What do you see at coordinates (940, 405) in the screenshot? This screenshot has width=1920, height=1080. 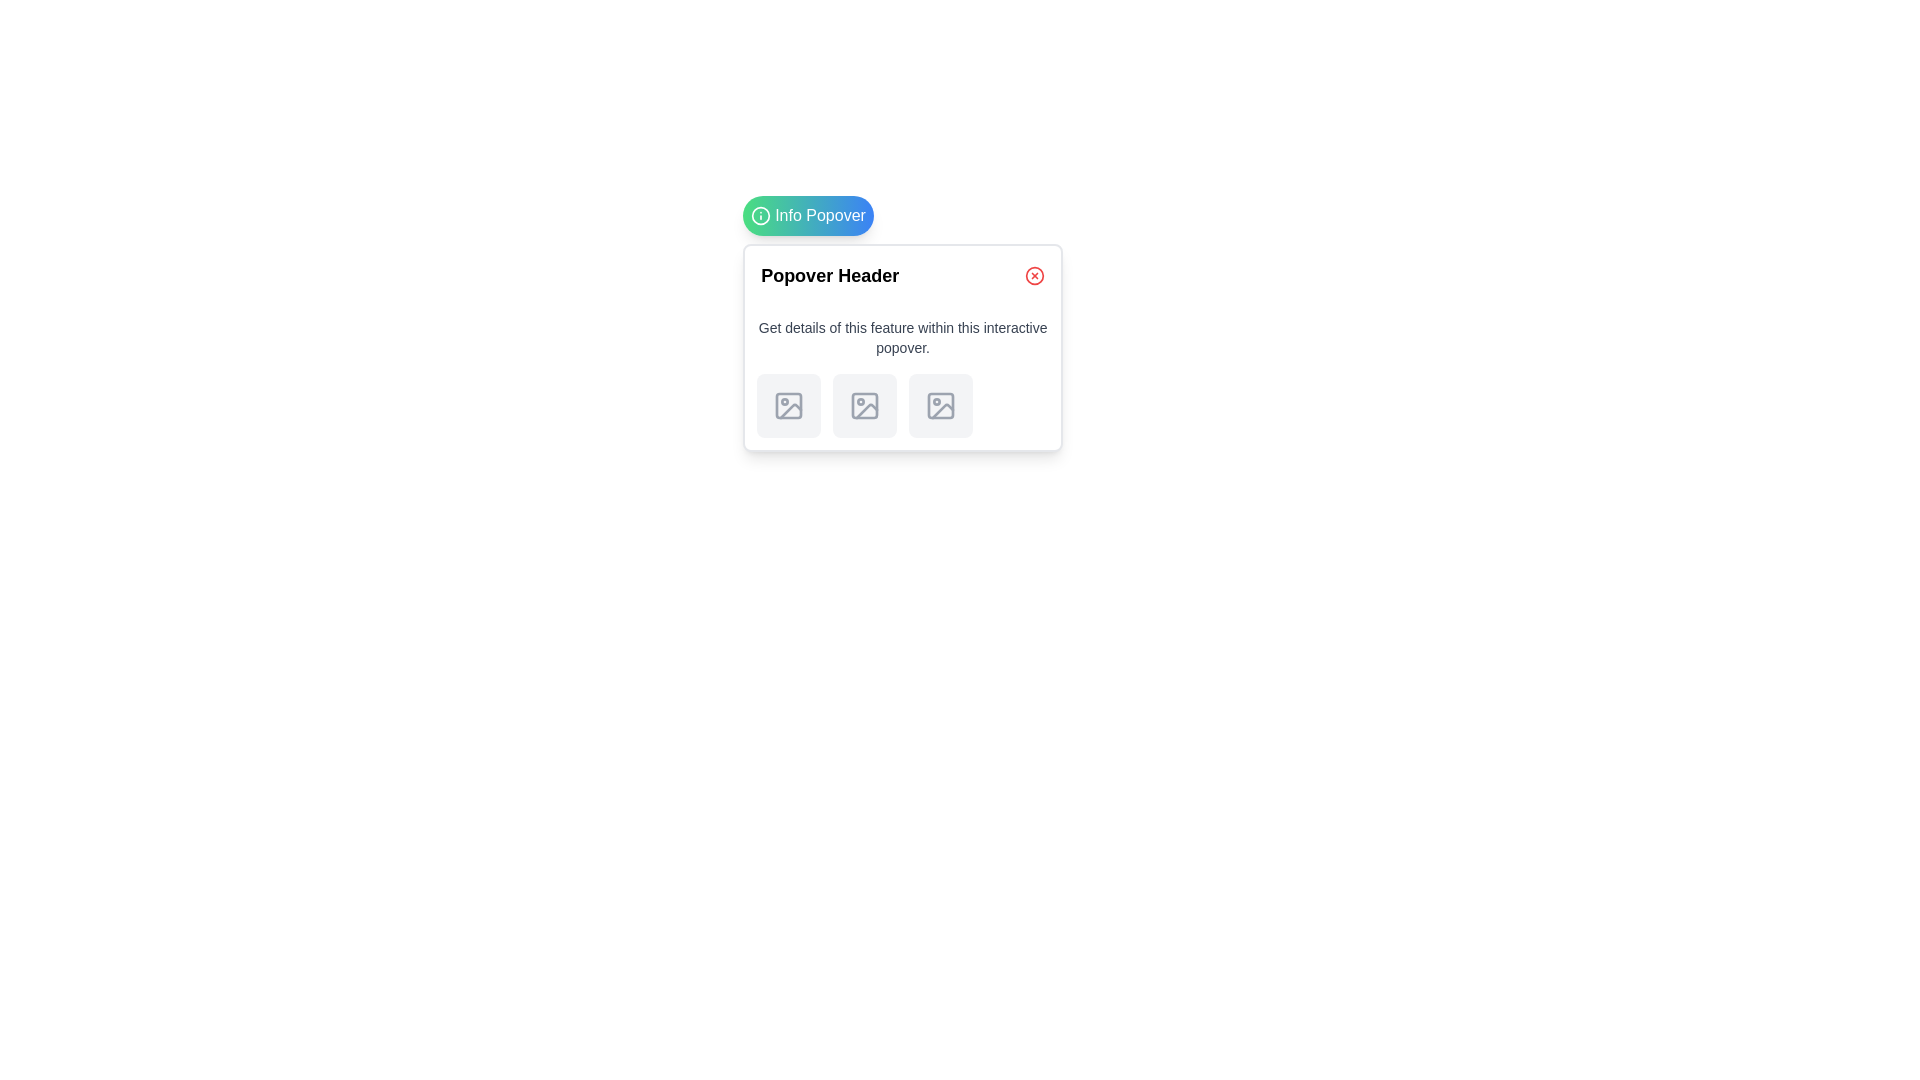 I see `the rightmost icon, which is a square frame containing a mountain and sun` at bounding box center [940, 405].